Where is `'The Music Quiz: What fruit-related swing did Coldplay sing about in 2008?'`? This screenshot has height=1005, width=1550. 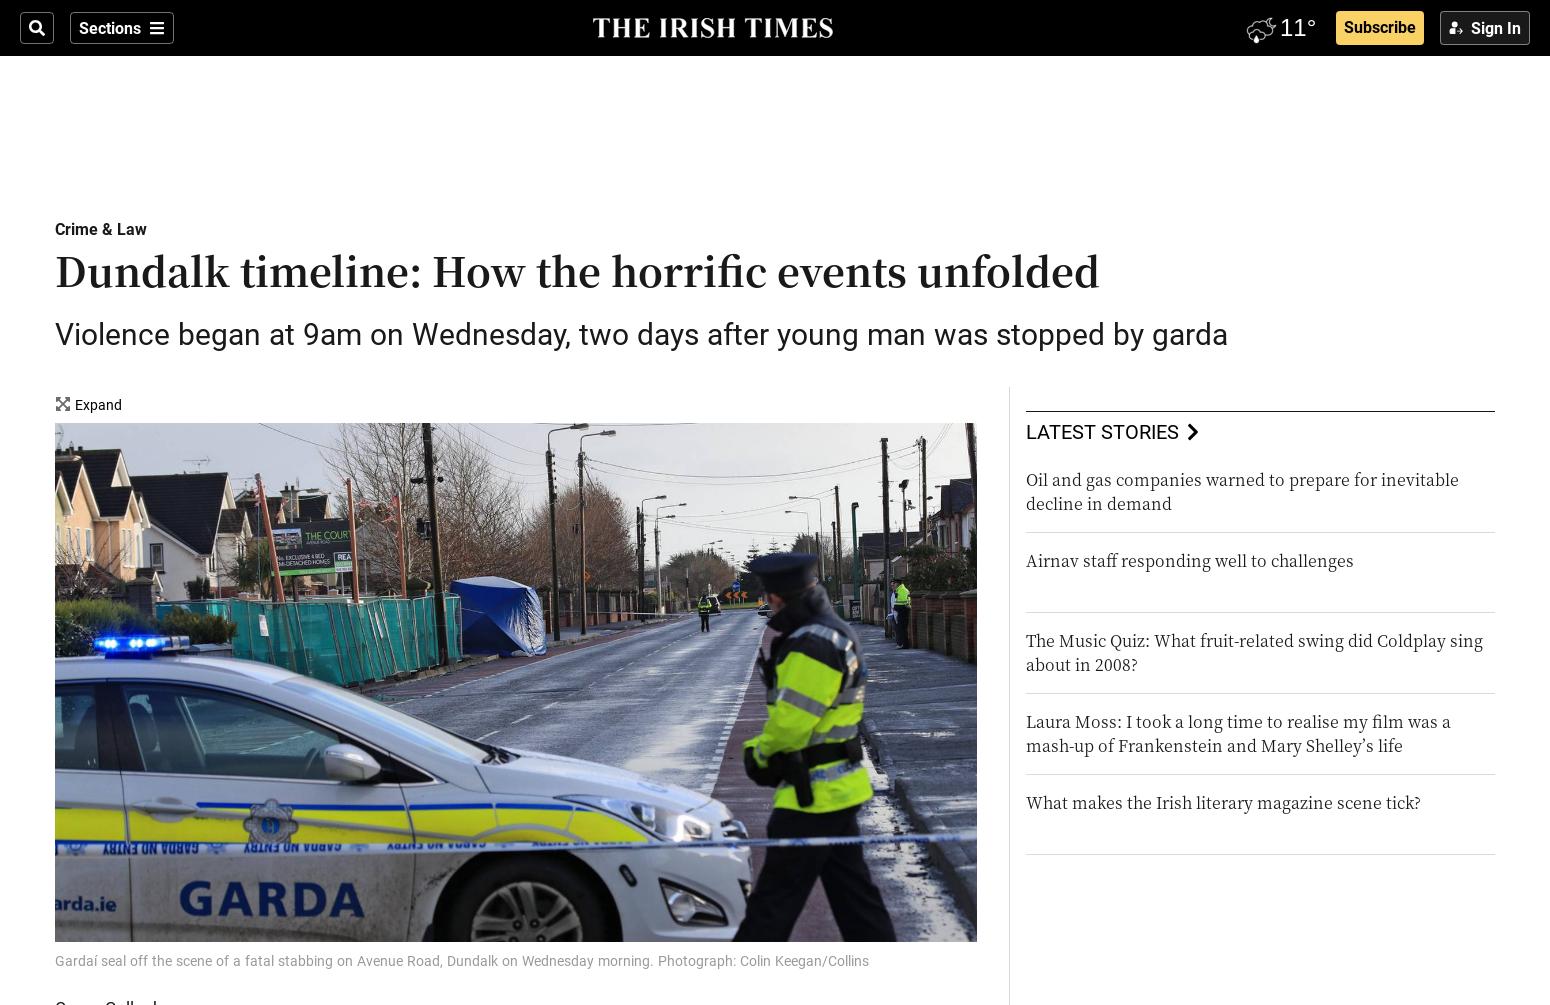
'The Music Quiz: What fruit-related swing did Coldplay sing about in 2008?' is located at coordinates (1252, 651).